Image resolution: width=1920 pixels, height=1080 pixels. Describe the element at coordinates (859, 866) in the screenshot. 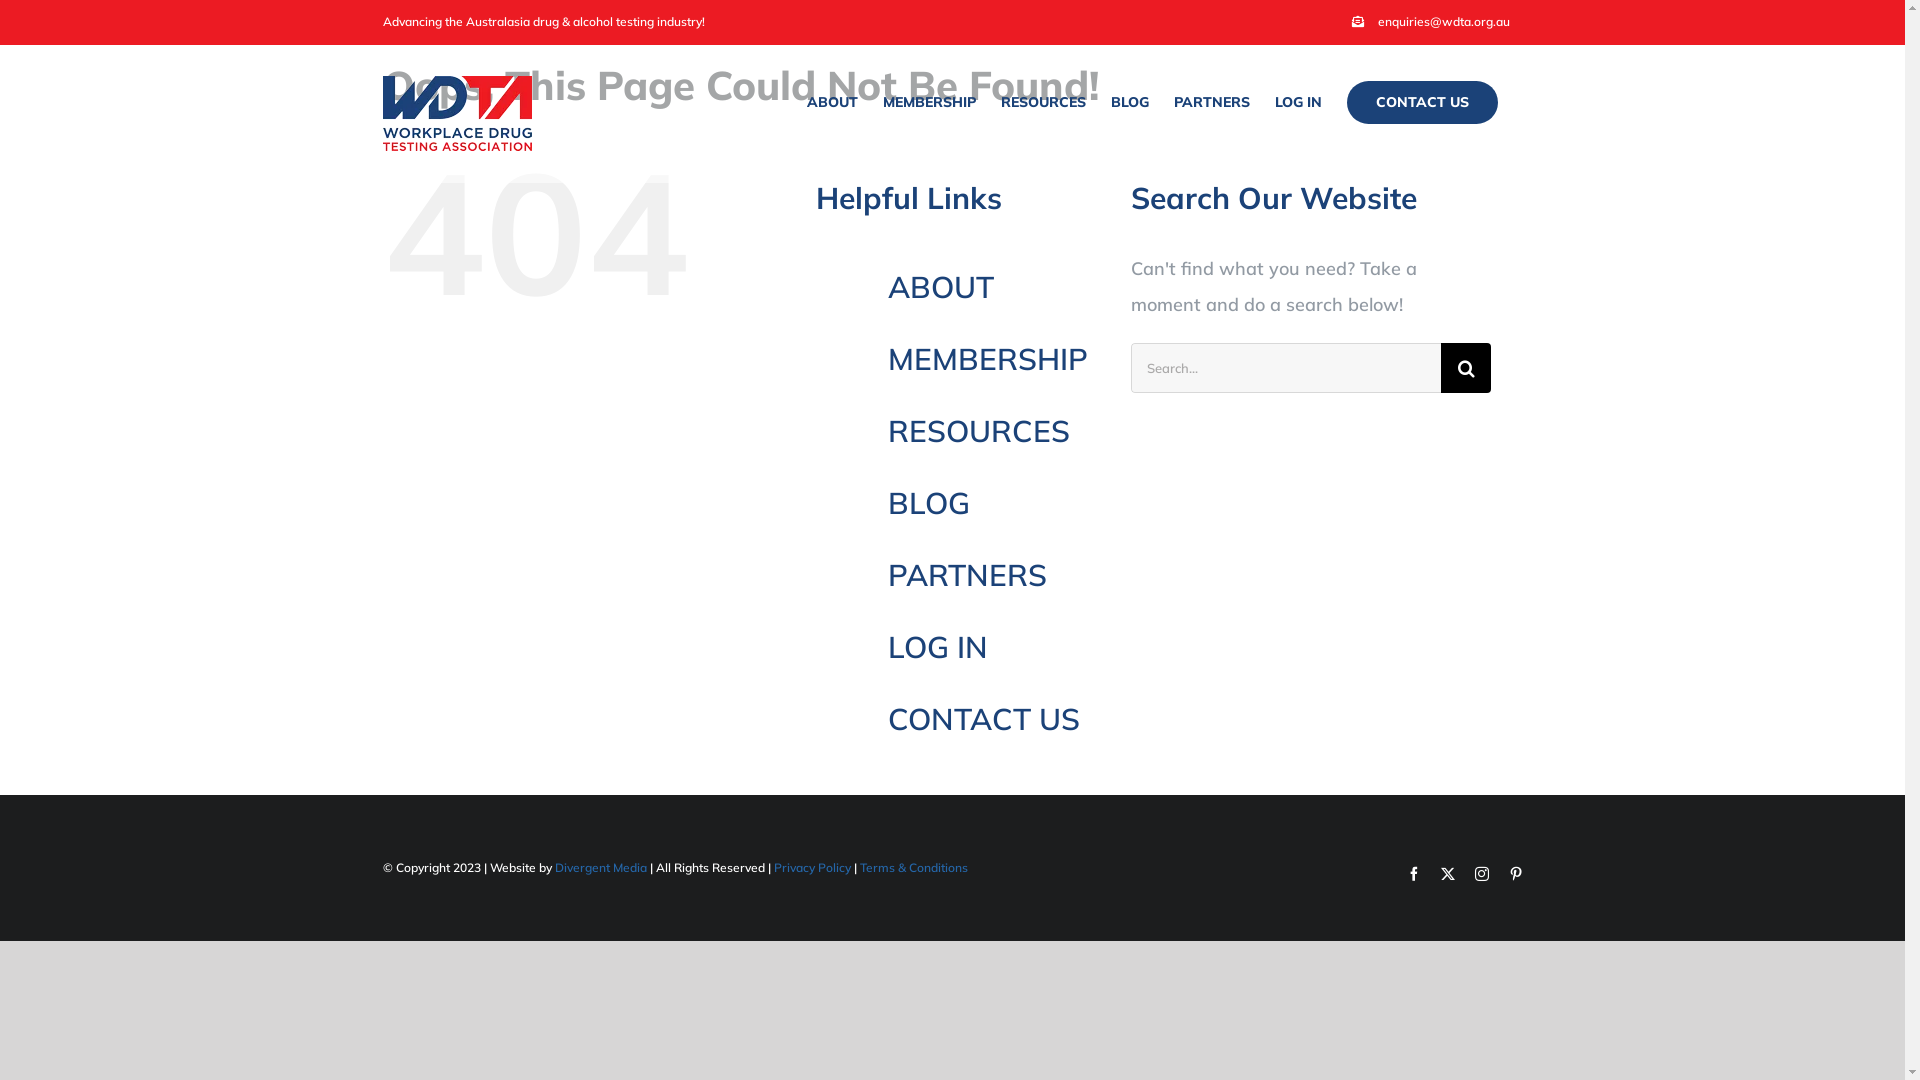

I see `'Terms & Conditions'` at that location.